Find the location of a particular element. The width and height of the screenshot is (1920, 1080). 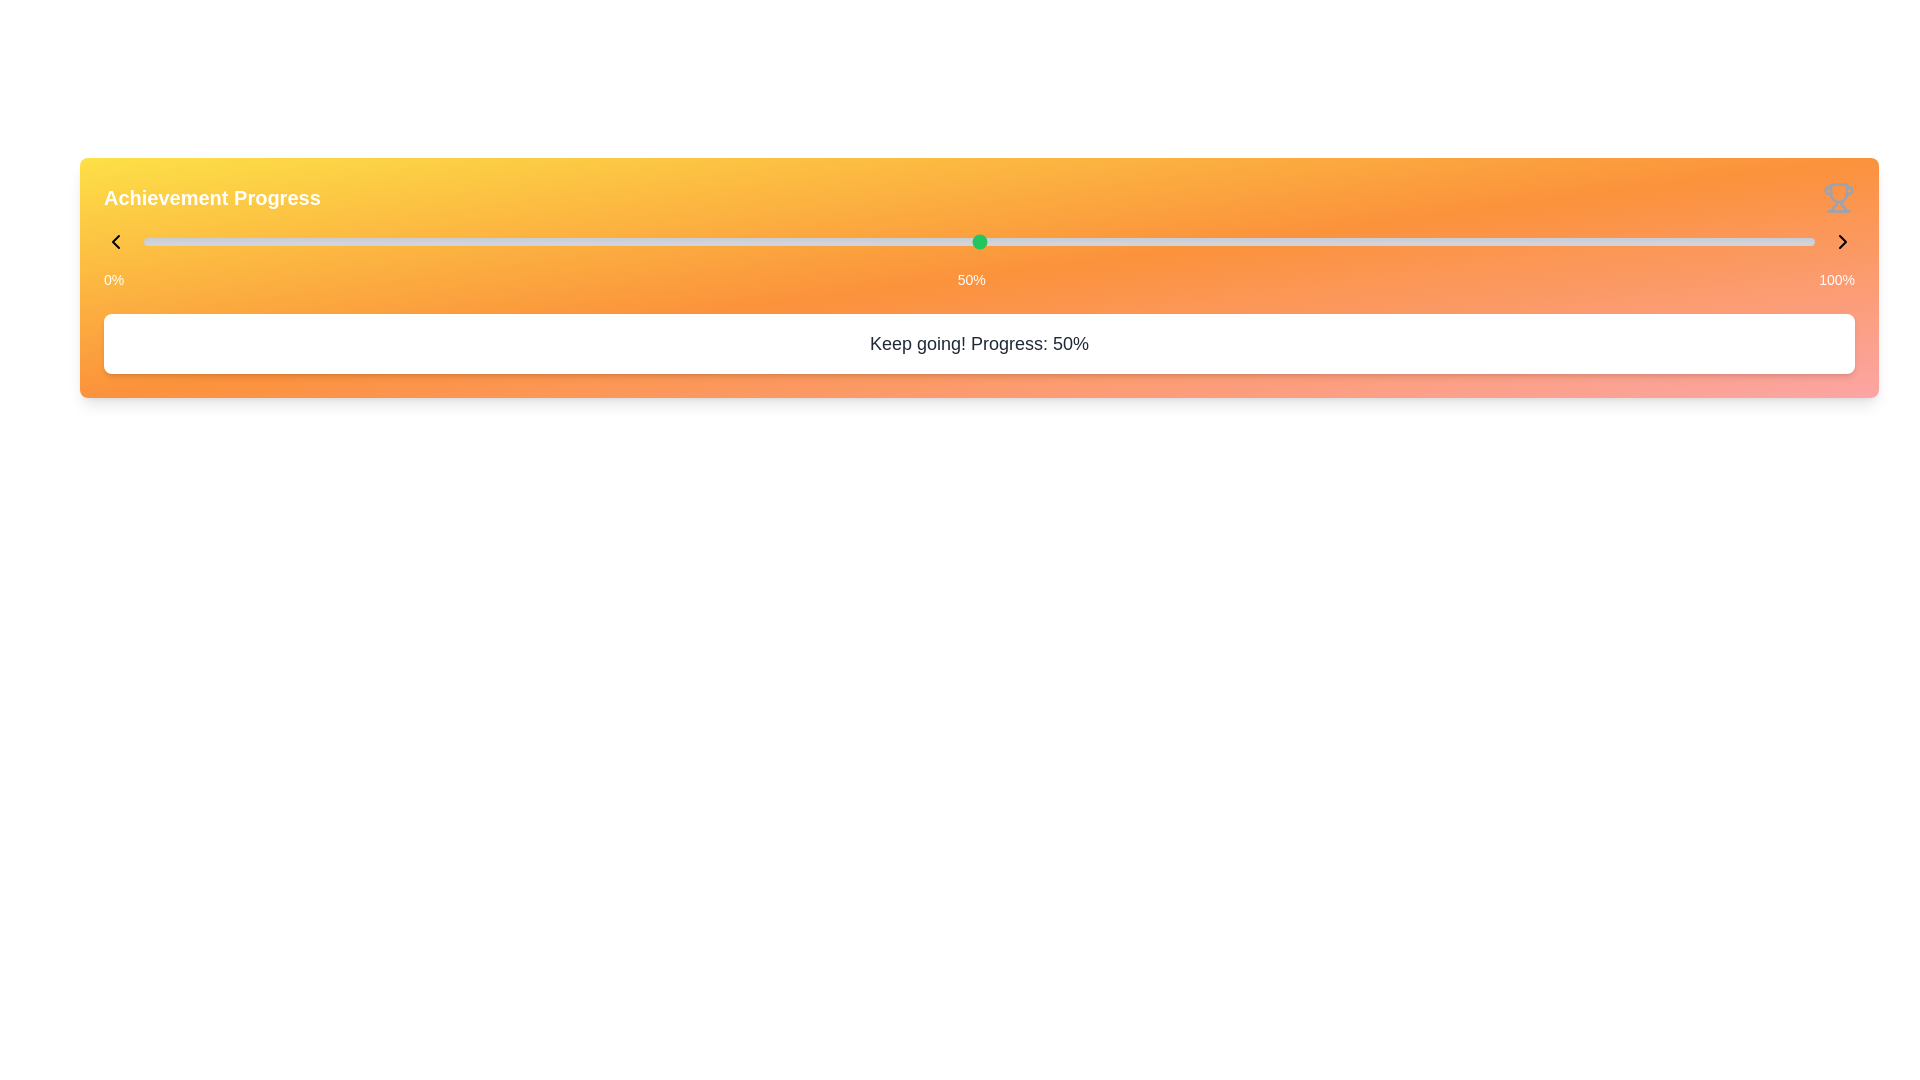

the horizontal slider with a gradient orange background, positioned between 'Achievement Progress' and 'Keep going! Progress: 50%' is located at coordinates (979, 241).